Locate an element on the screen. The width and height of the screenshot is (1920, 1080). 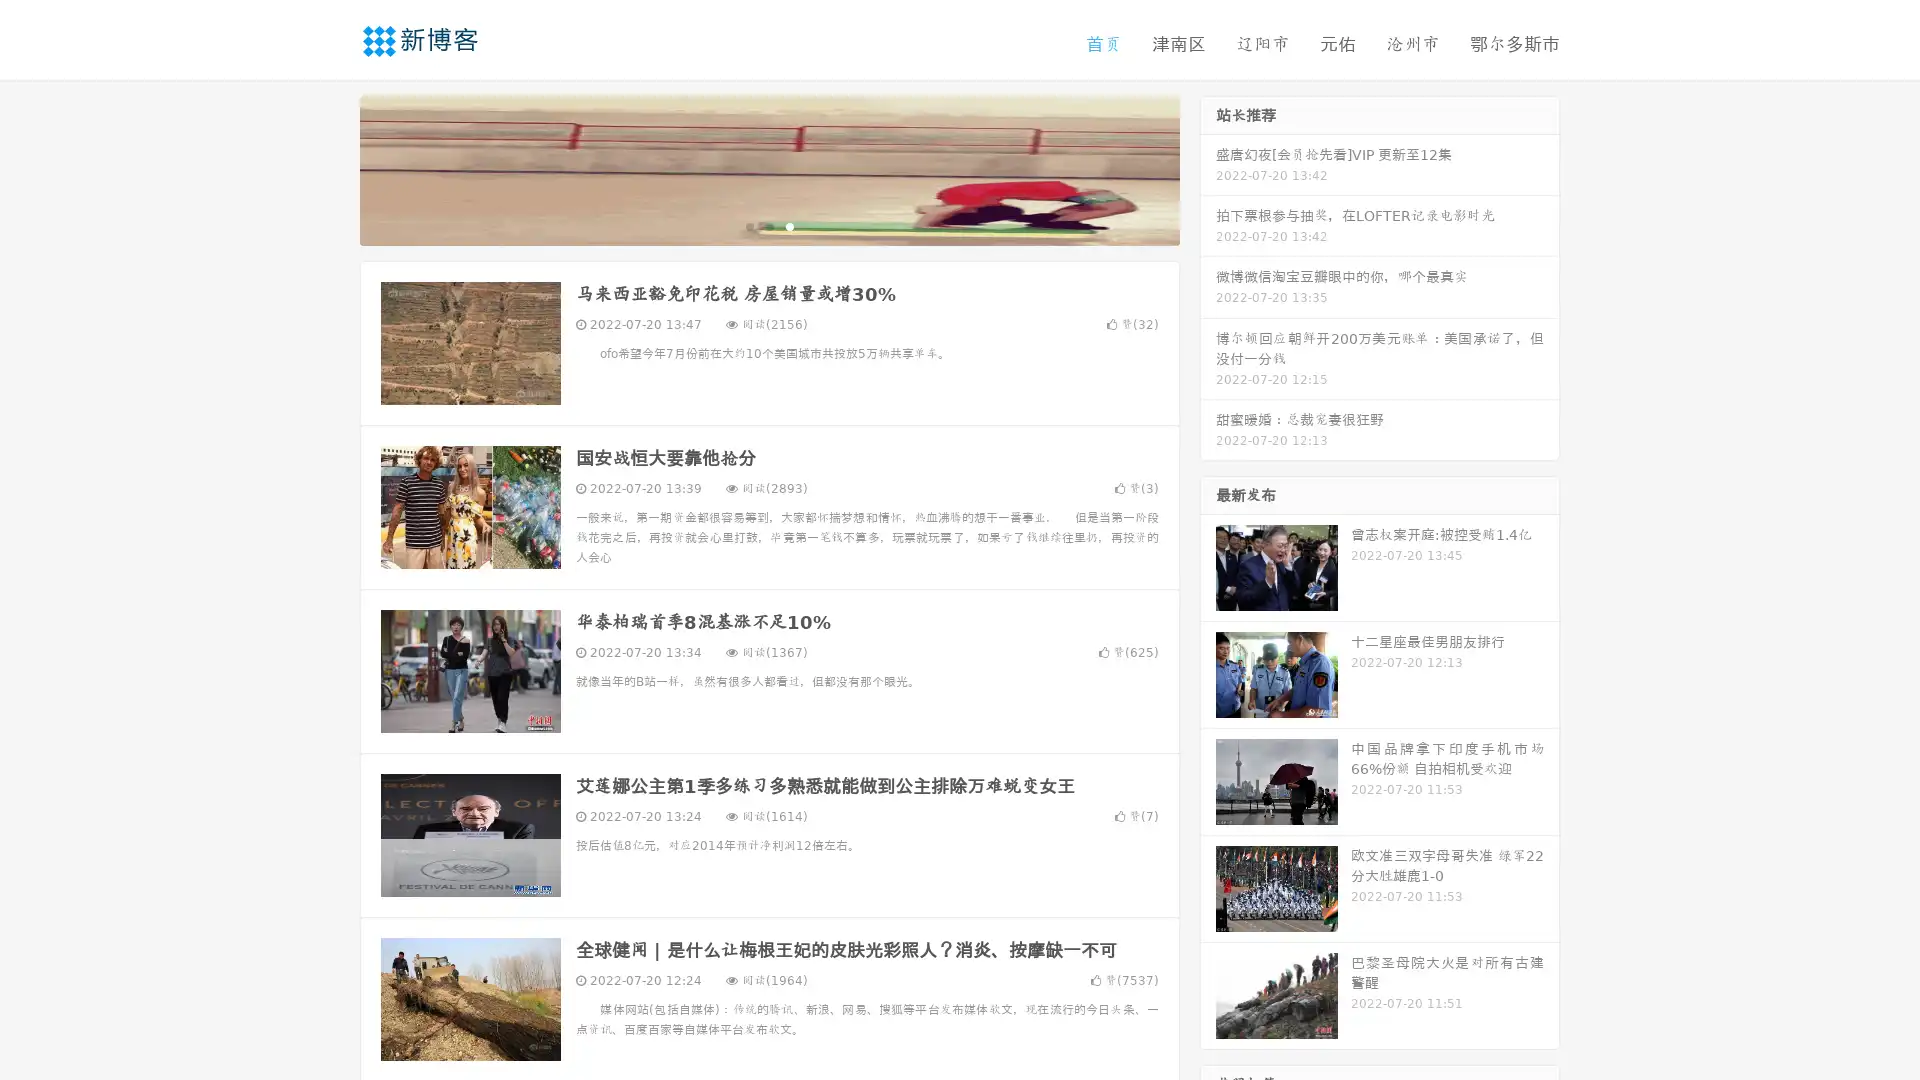
Go to slide 1 is located at coordinates (748, 225).